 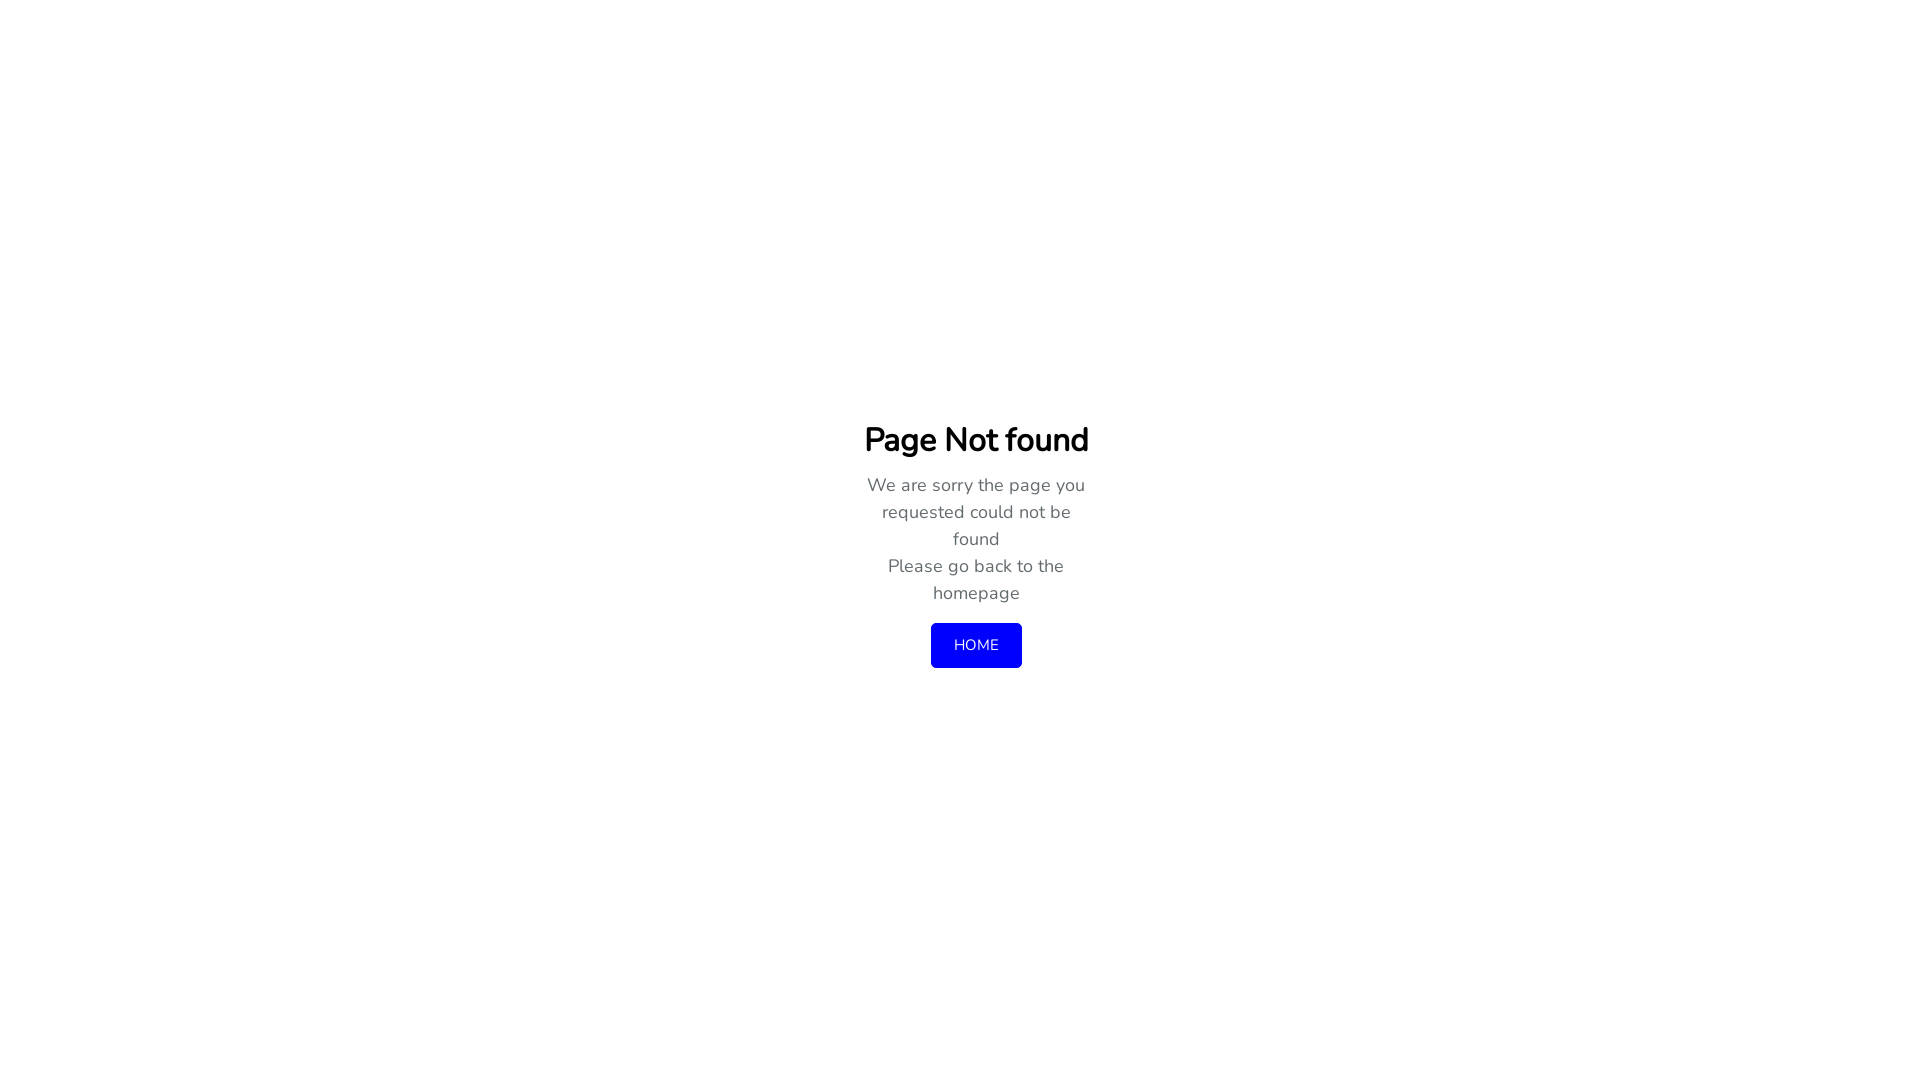 What do you see at coordinates (975, 645) in the screenshot?
I see `'HOME'` at bounding box center [975, 645].